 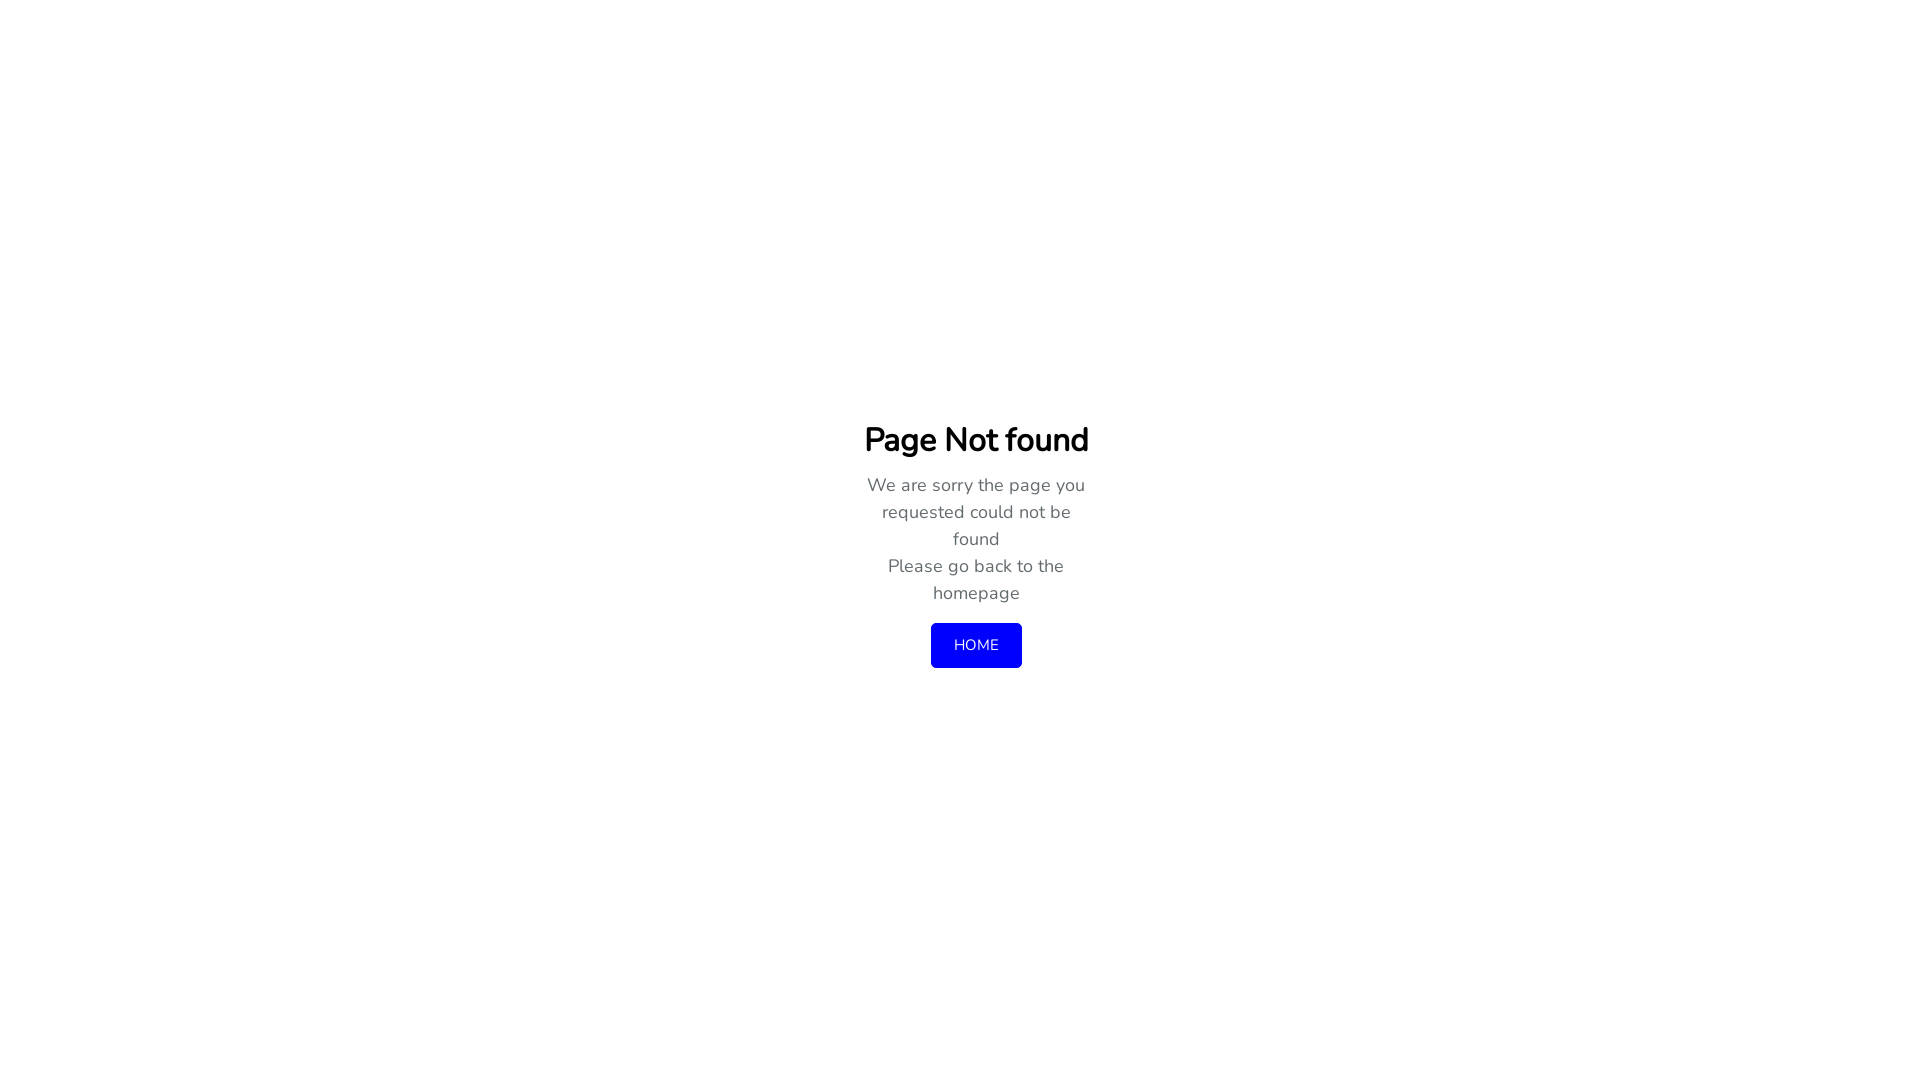 What do you see at coordinates (975, 645) in the screenshot?
I see `'HOME'` at bounding box center [975, 645].